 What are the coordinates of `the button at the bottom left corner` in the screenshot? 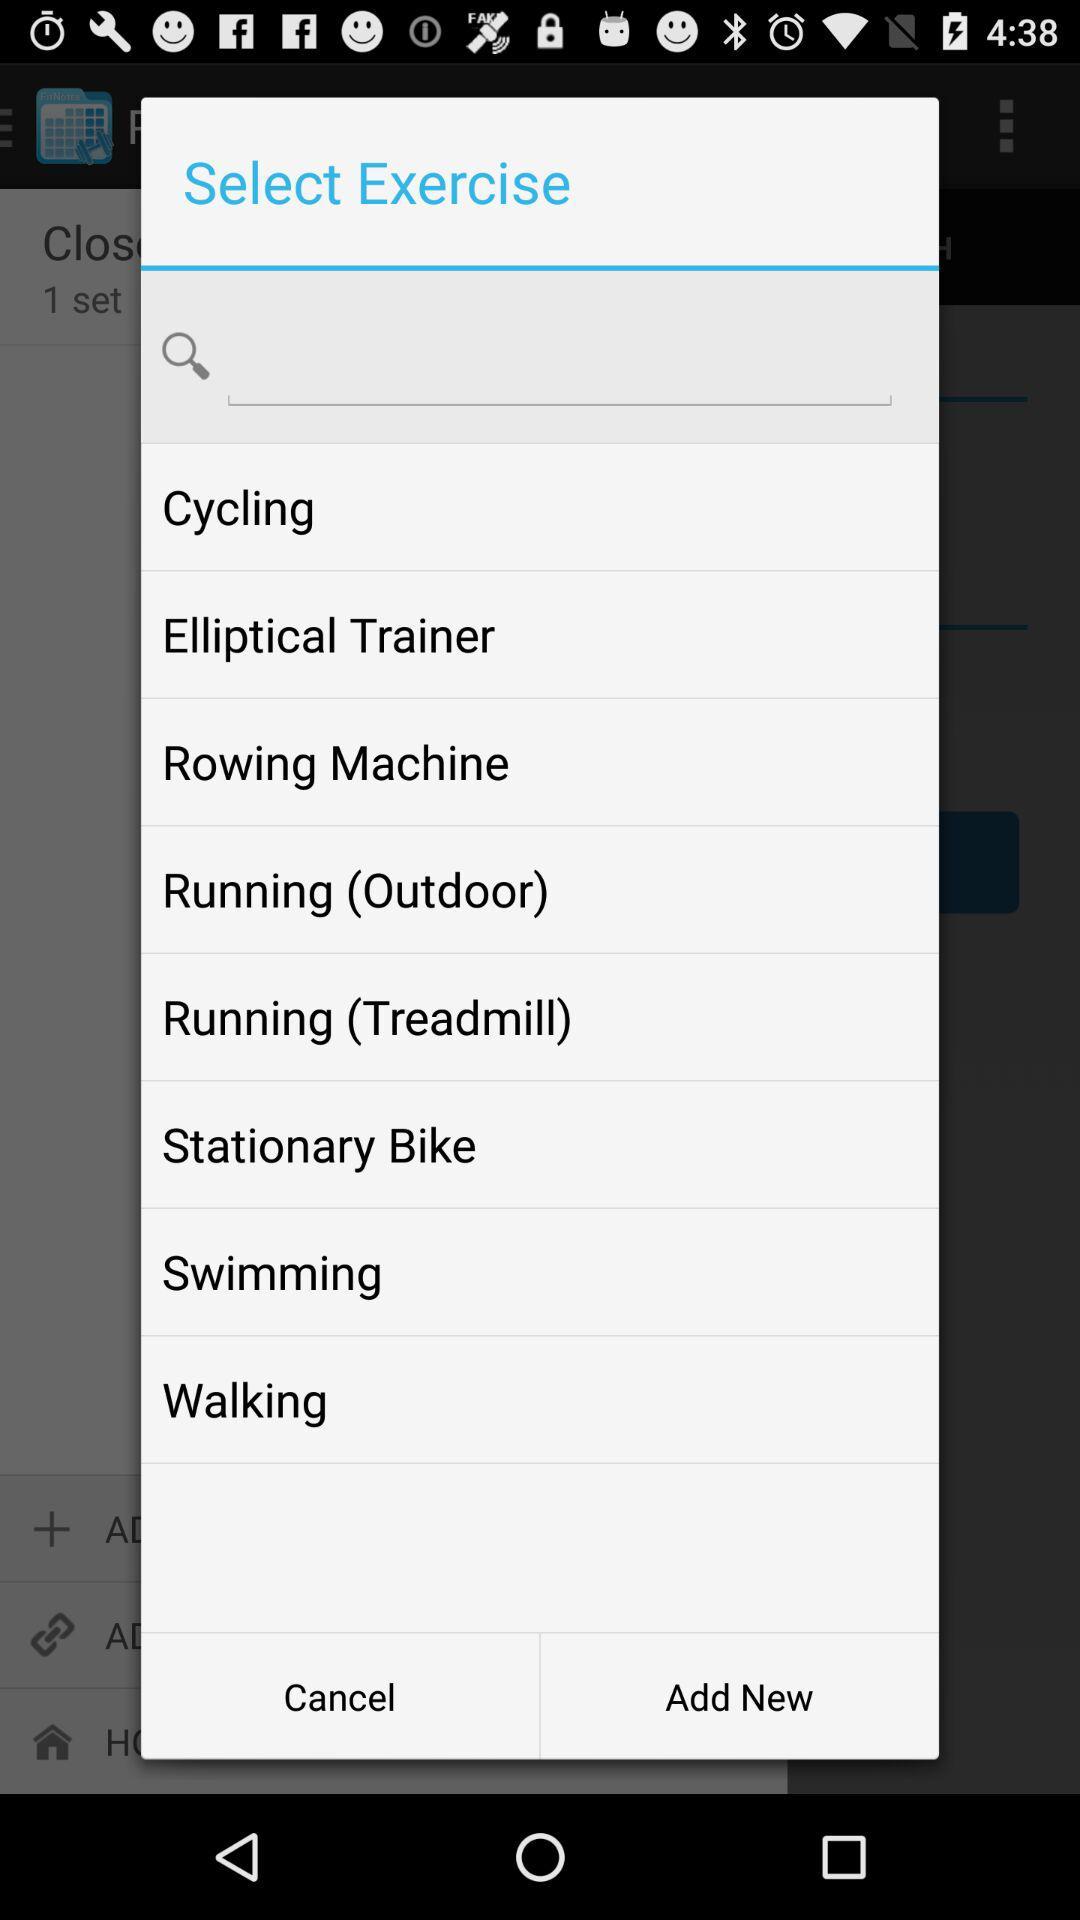 It's located at (339, 1695).